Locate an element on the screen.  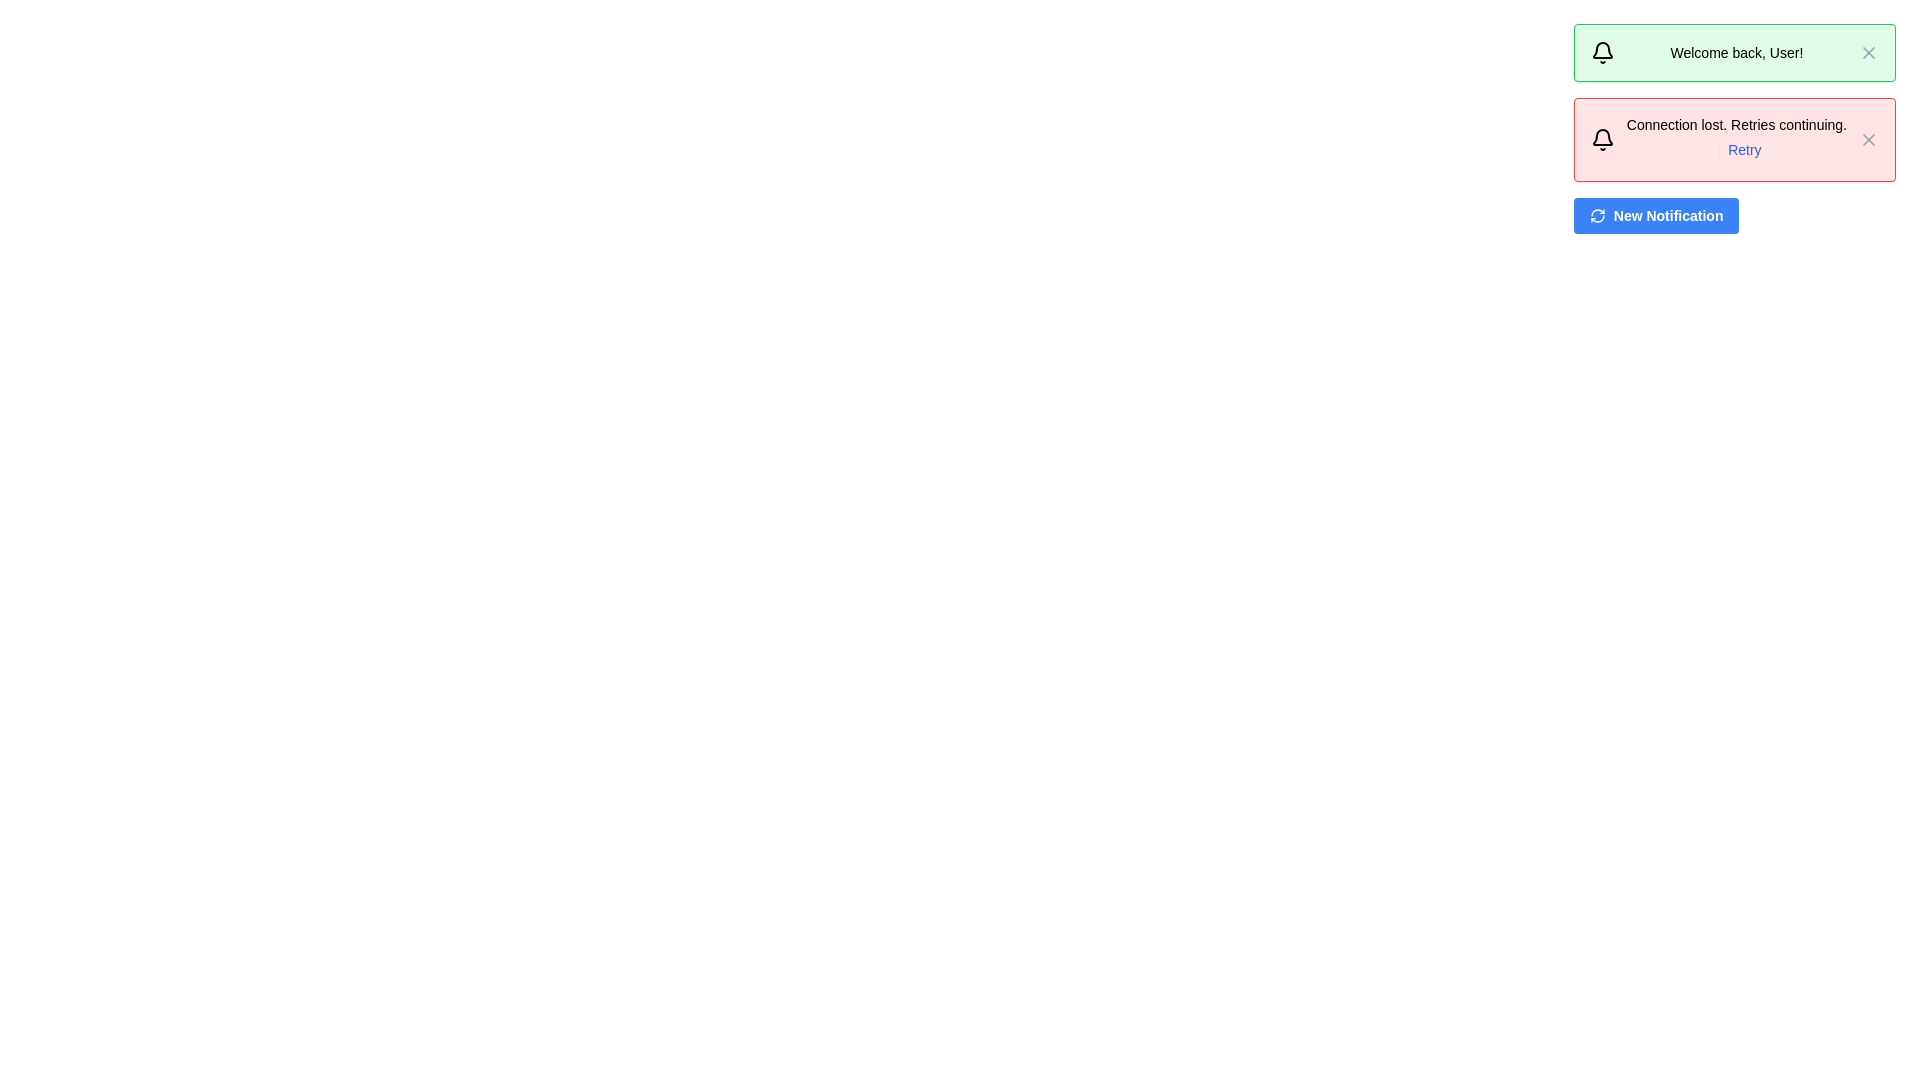
the static text message that reads 'Connection lost. Retries continuing.' located at the top of the notification panel, which is styled with a warning design is located at coordinates (1735, 124).